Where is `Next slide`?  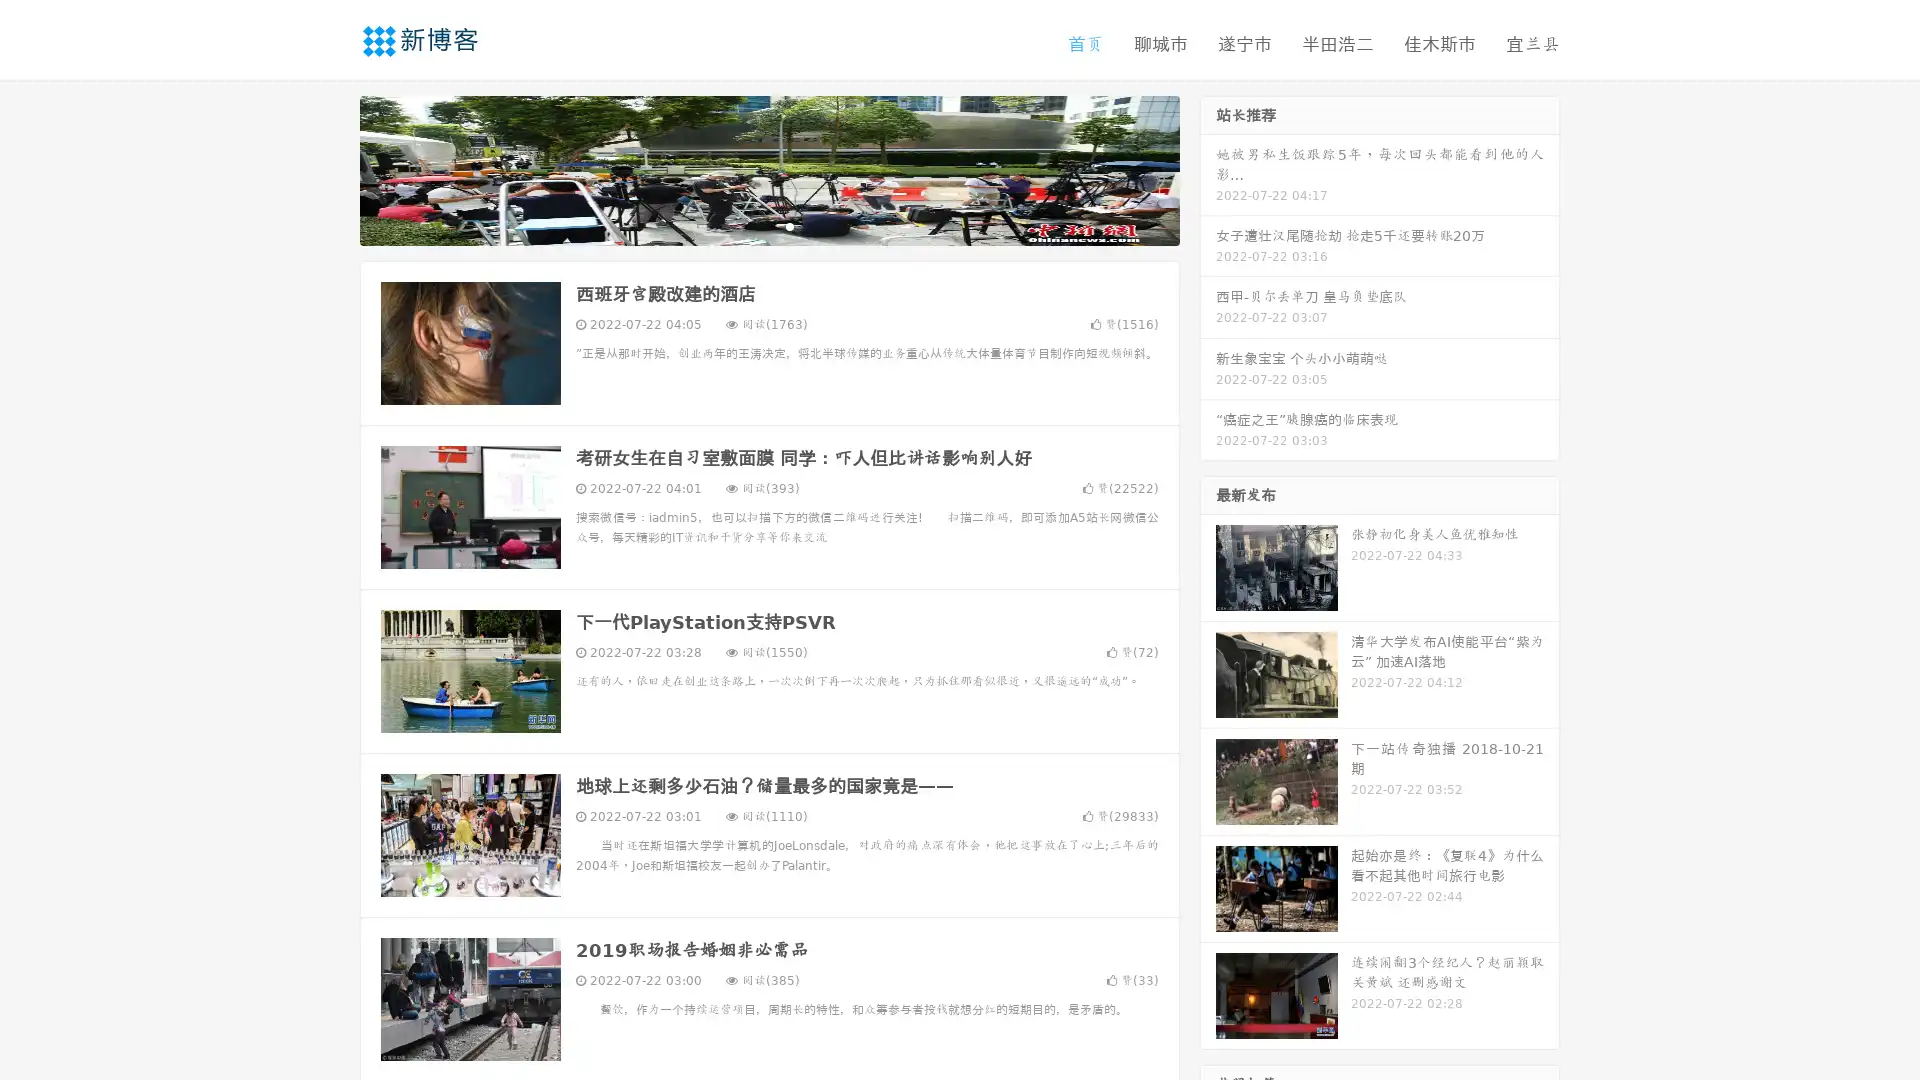
Next slide is located at coordinates (1208, 168).